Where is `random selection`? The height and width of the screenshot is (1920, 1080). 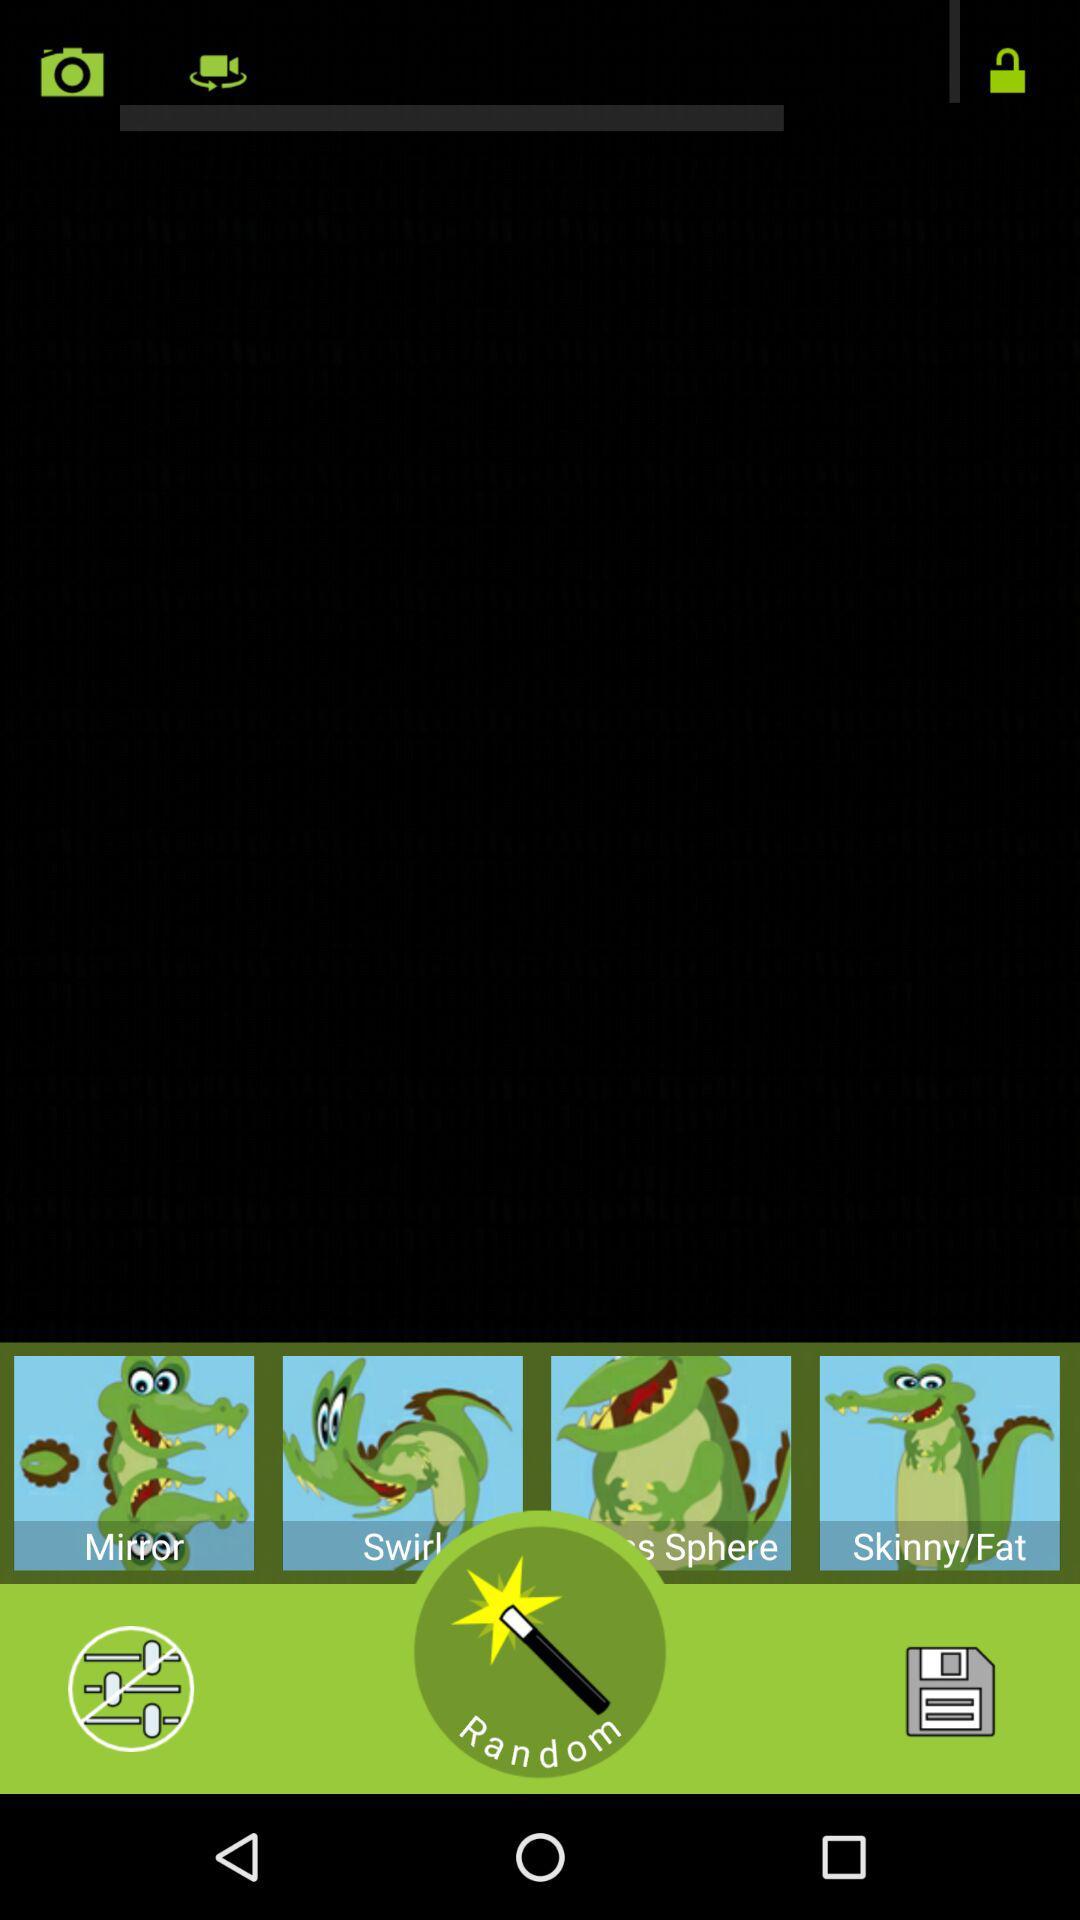 random selection is located at coordinates (540, 1652).